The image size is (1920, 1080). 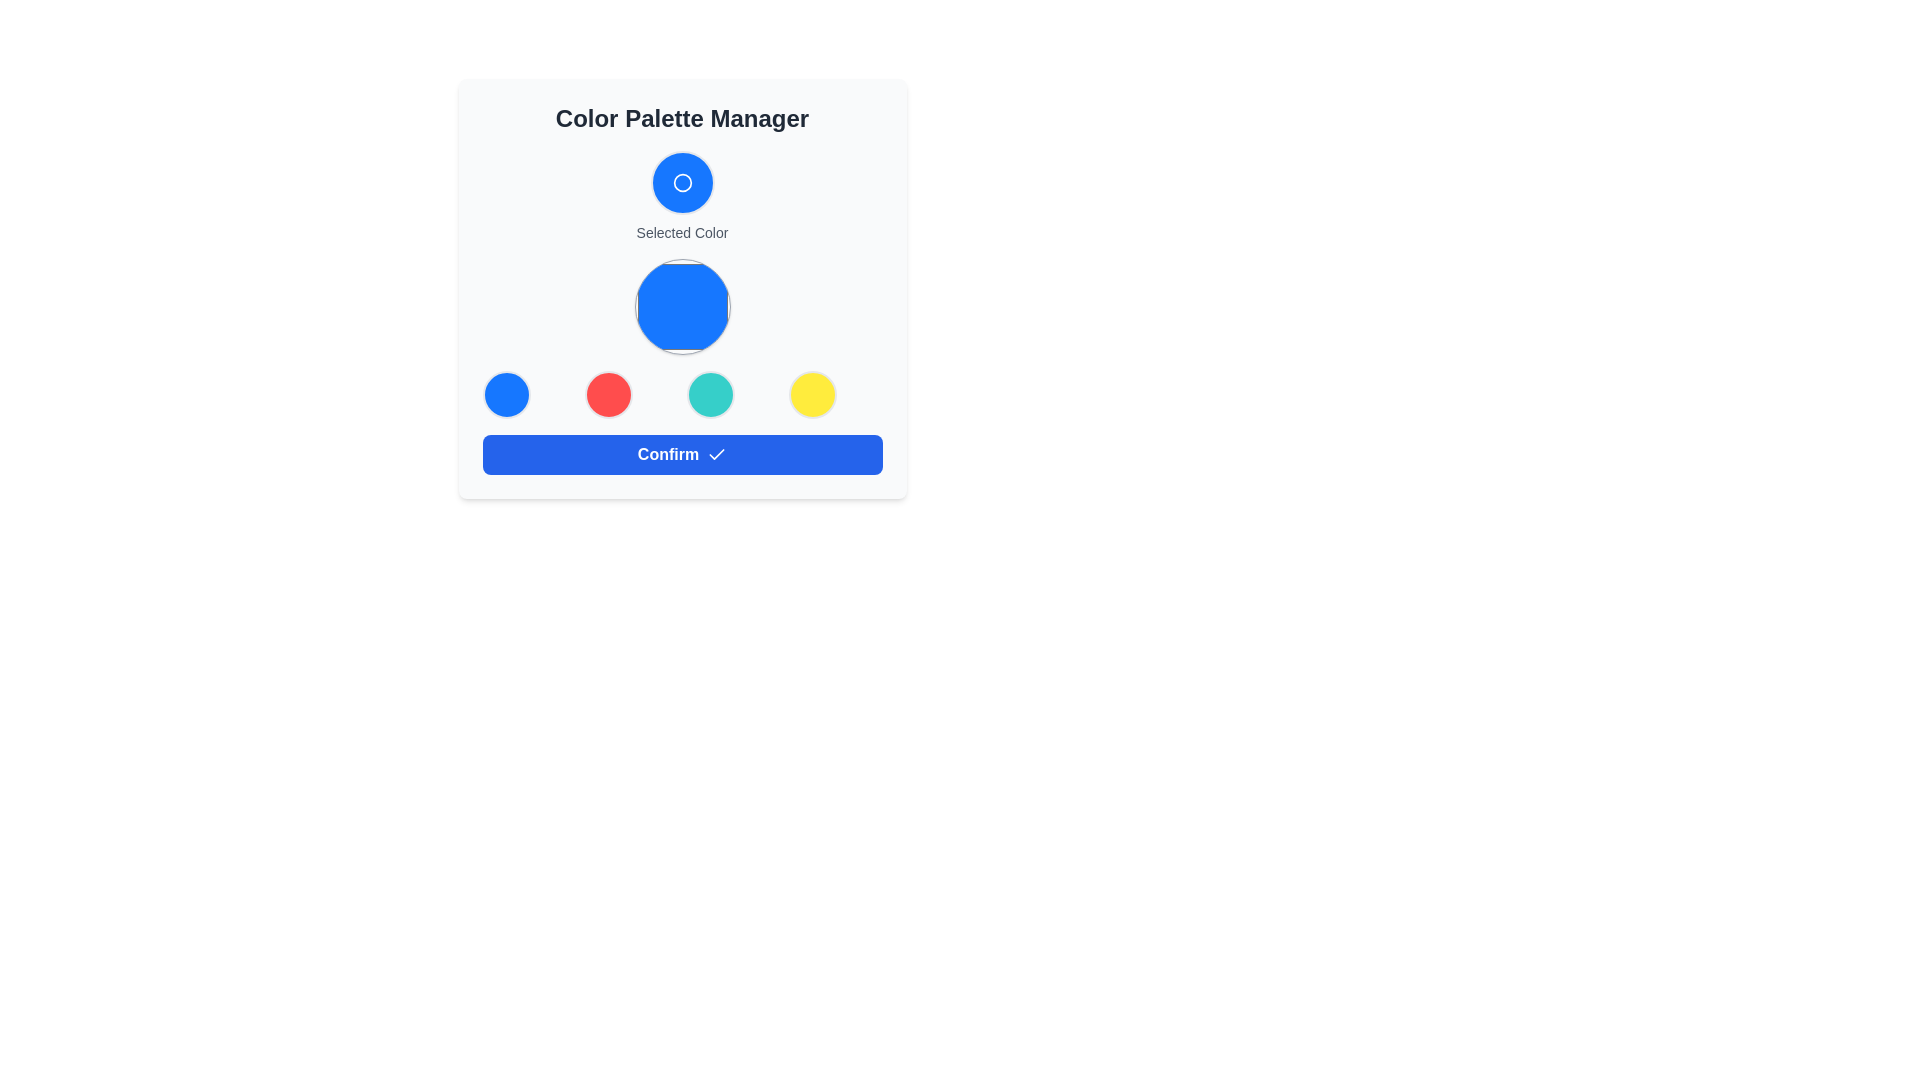 I want to click on the first circular Color selector button with a blue background, so click(x=506, y=394).